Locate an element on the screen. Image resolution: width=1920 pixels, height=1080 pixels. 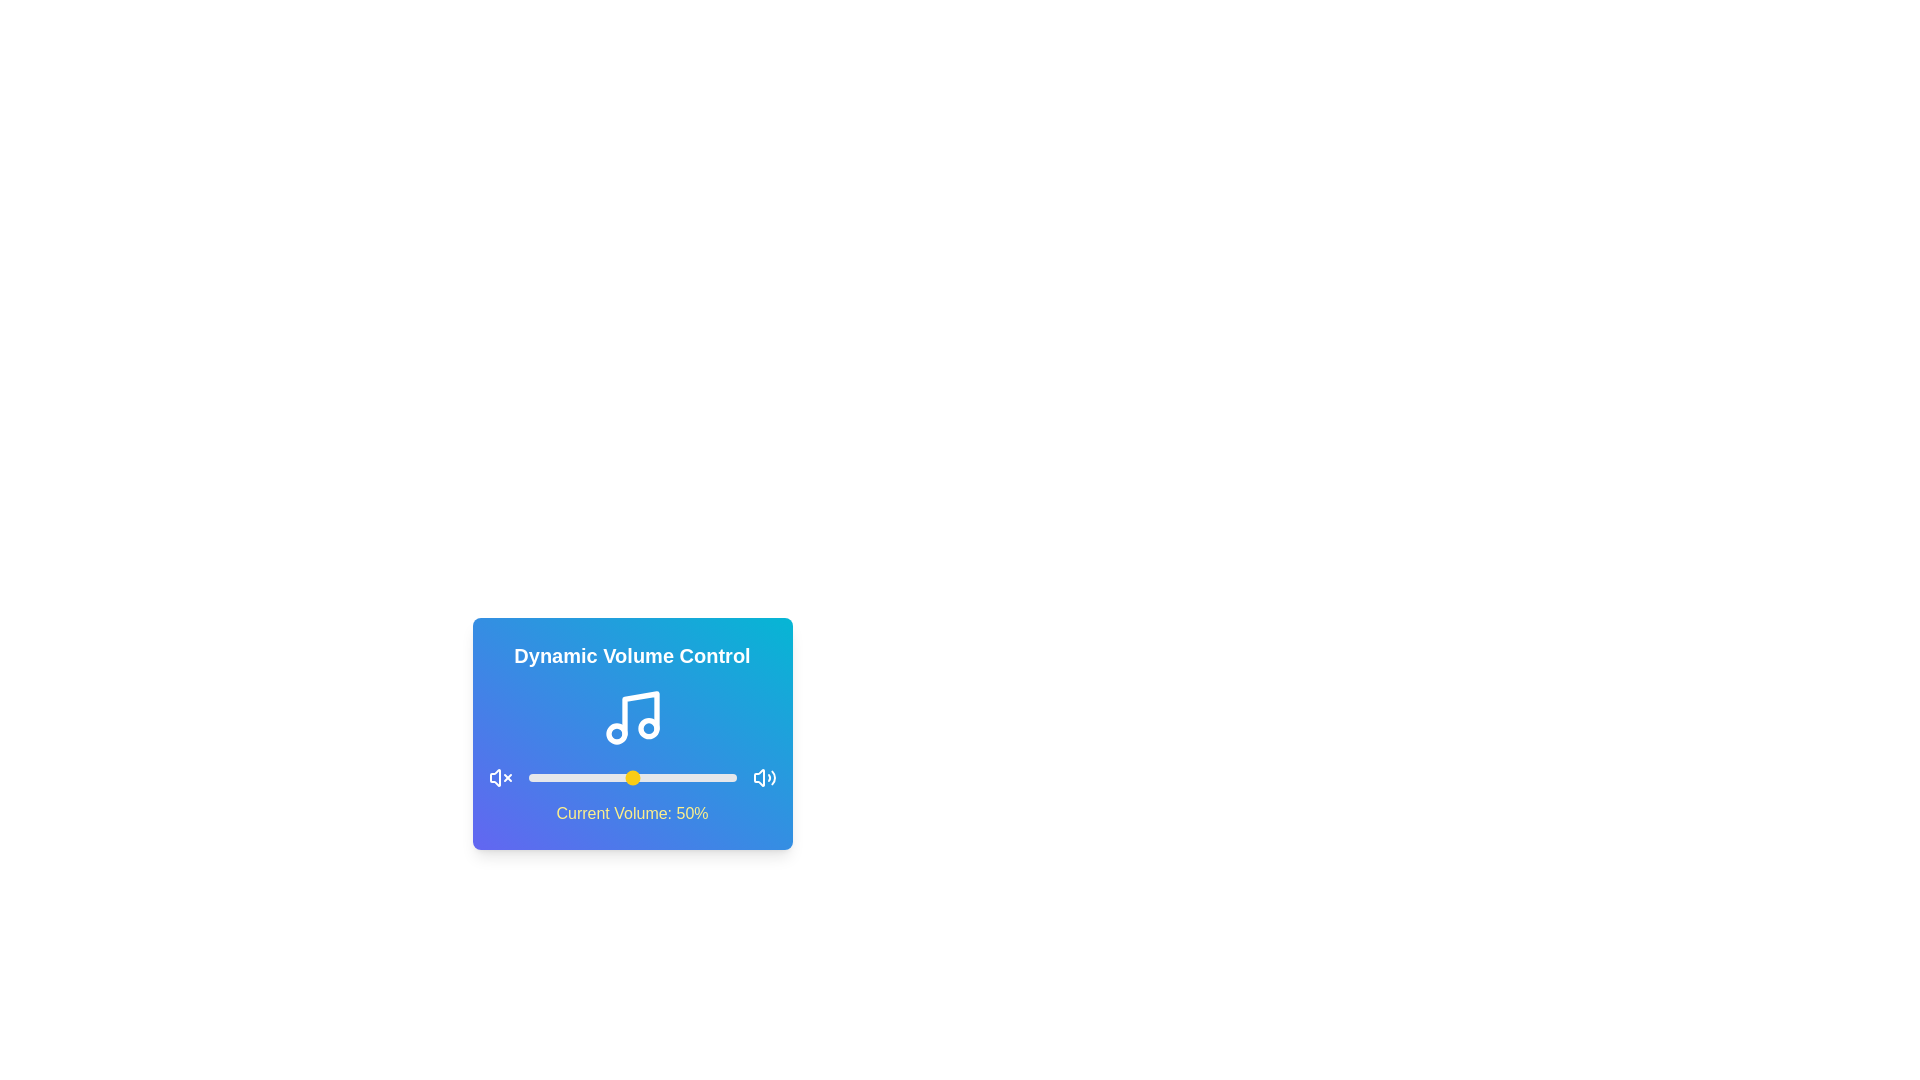
the volume to 12% by adjusting the slider is located at coordinates (553, 777).